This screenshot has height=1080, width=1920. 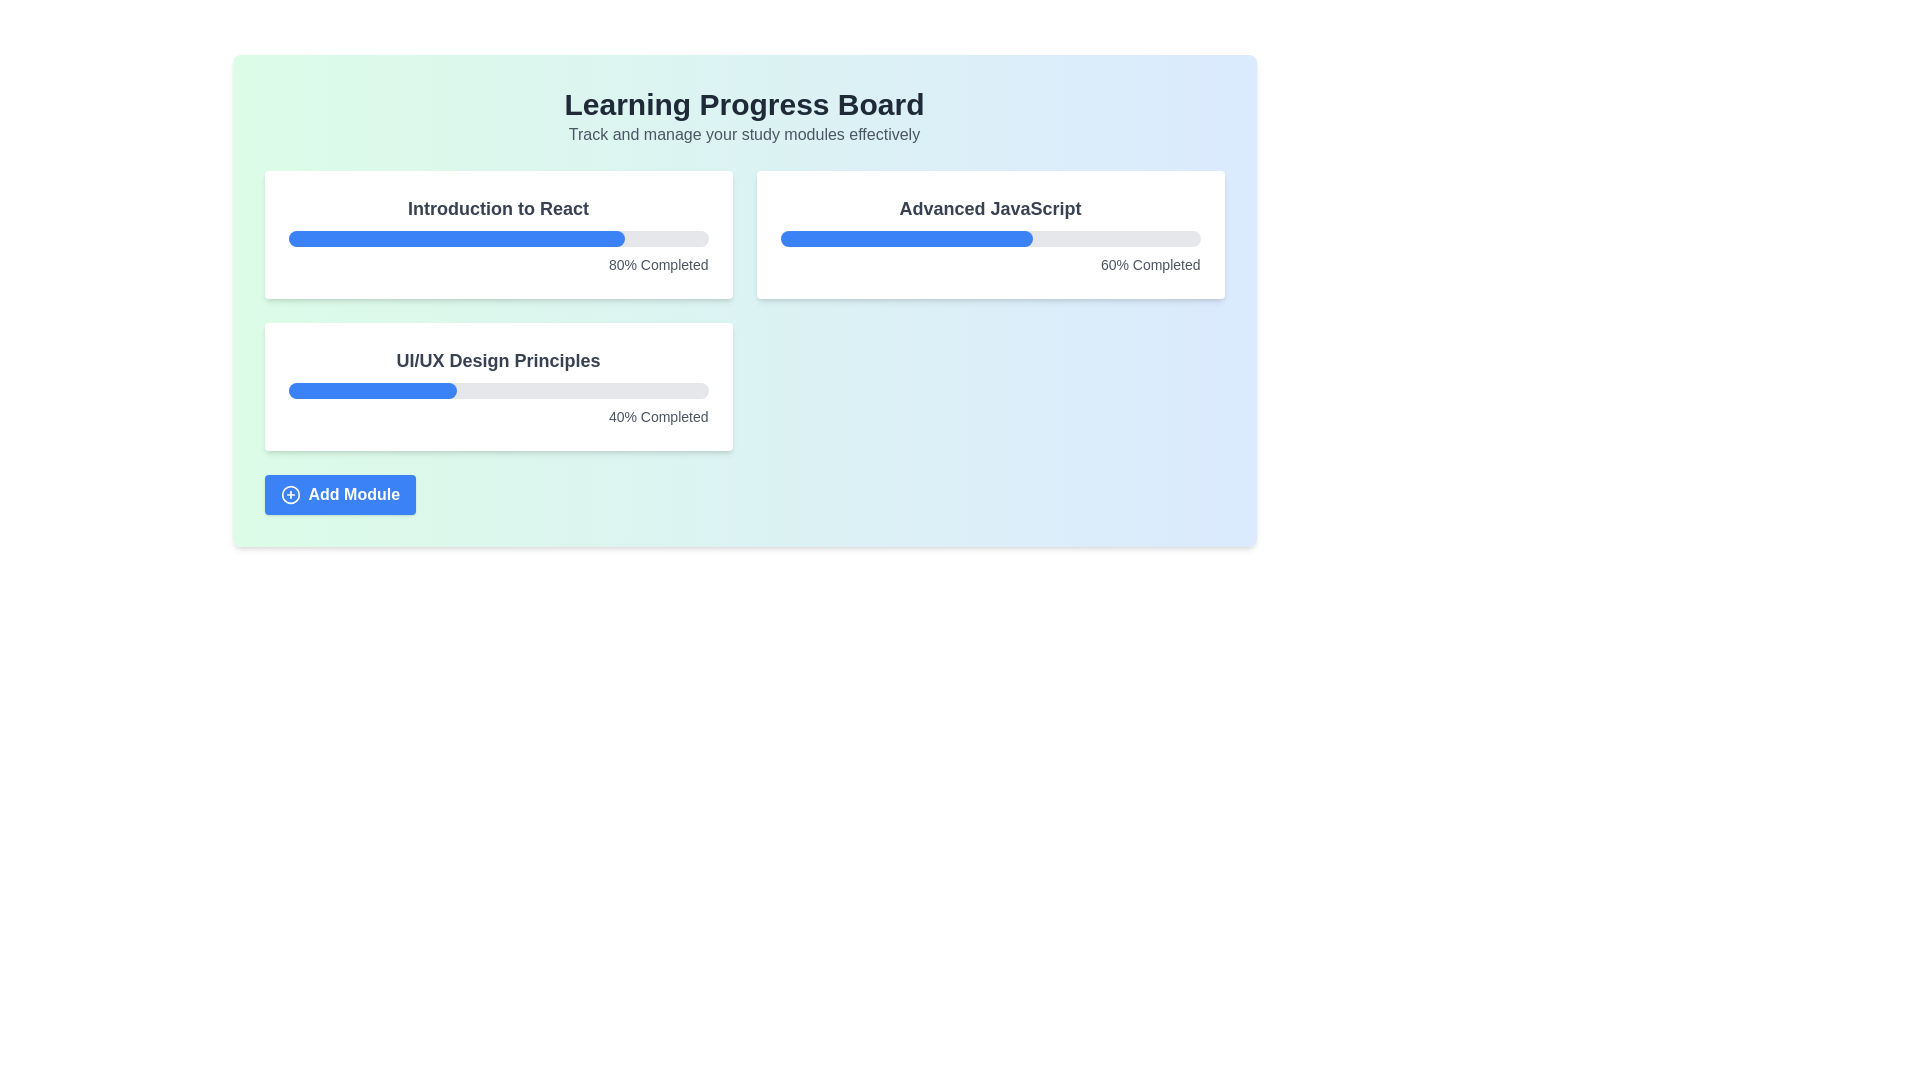 What do you see at coordinates (498, 390) in the screenshot?
I see `the progress bar indicating the completion percentage of the 'UI/UX Design Principles' module, which shows '40% Completed'` at bounding box center [498, 390].